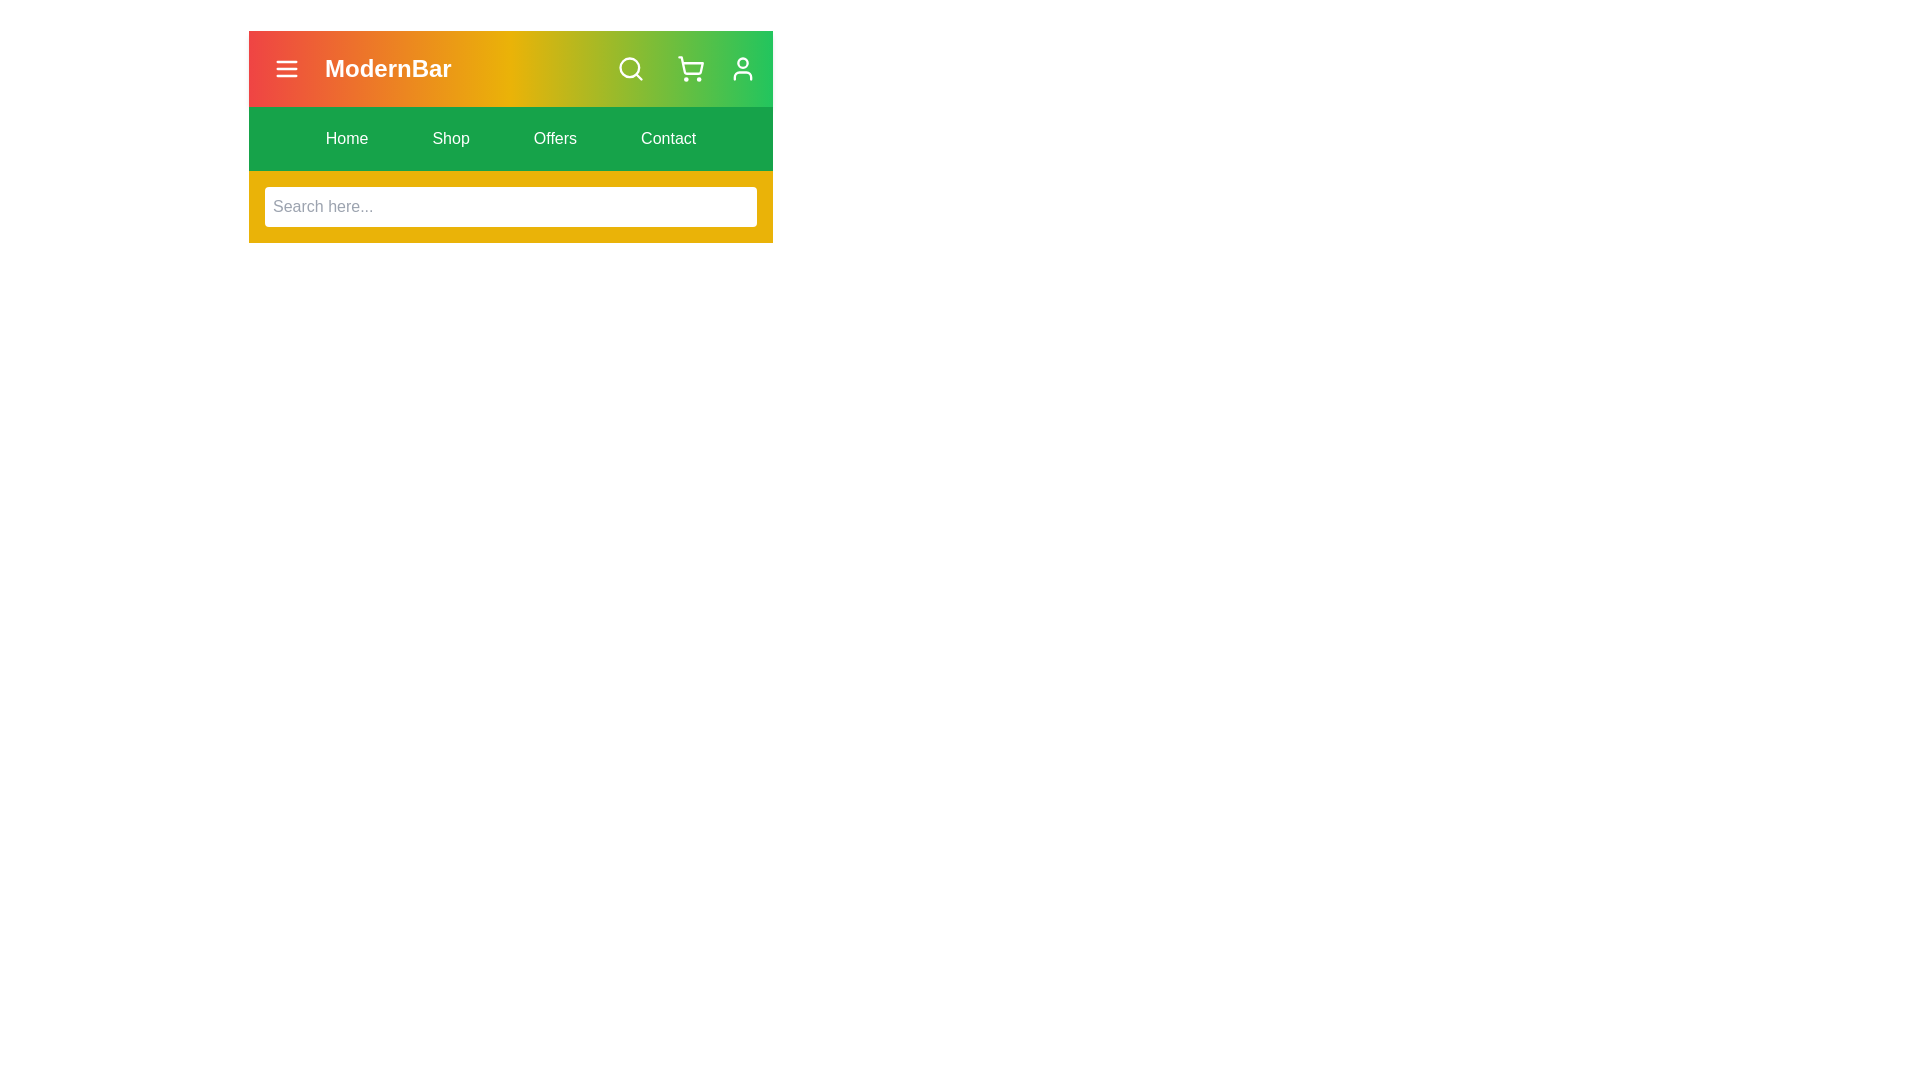  What do you see at coordinates (691, 68) in the screenshot?
I see `the shopping cart icon` at bounding box center [691, 68].